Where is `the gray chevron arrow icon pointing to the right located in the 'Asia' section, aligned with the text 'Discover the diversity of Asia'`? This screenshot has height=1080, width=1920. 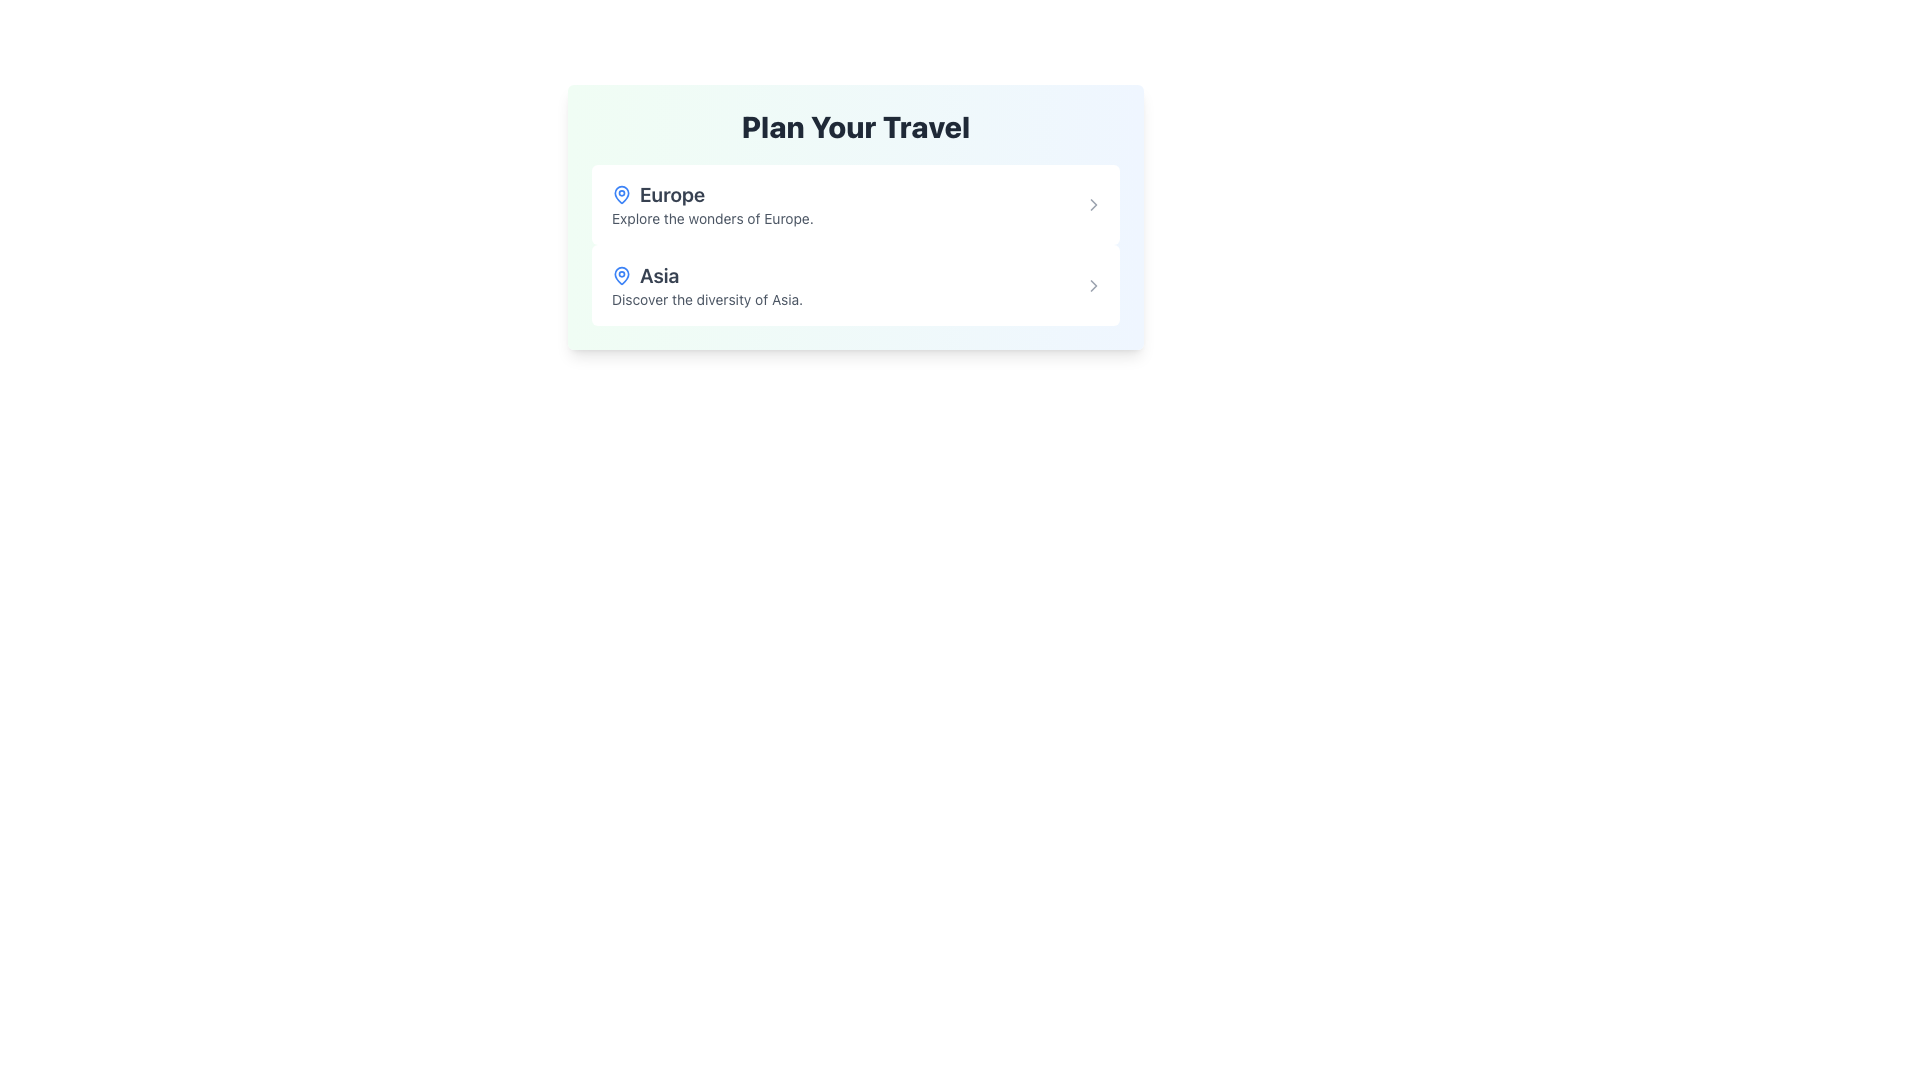
the gray chevron arrow icon pointing to the right located in the 'Asia' section, aligned with the text 'Discover the diversity of Asia' is located at coordinates (1093, 285).